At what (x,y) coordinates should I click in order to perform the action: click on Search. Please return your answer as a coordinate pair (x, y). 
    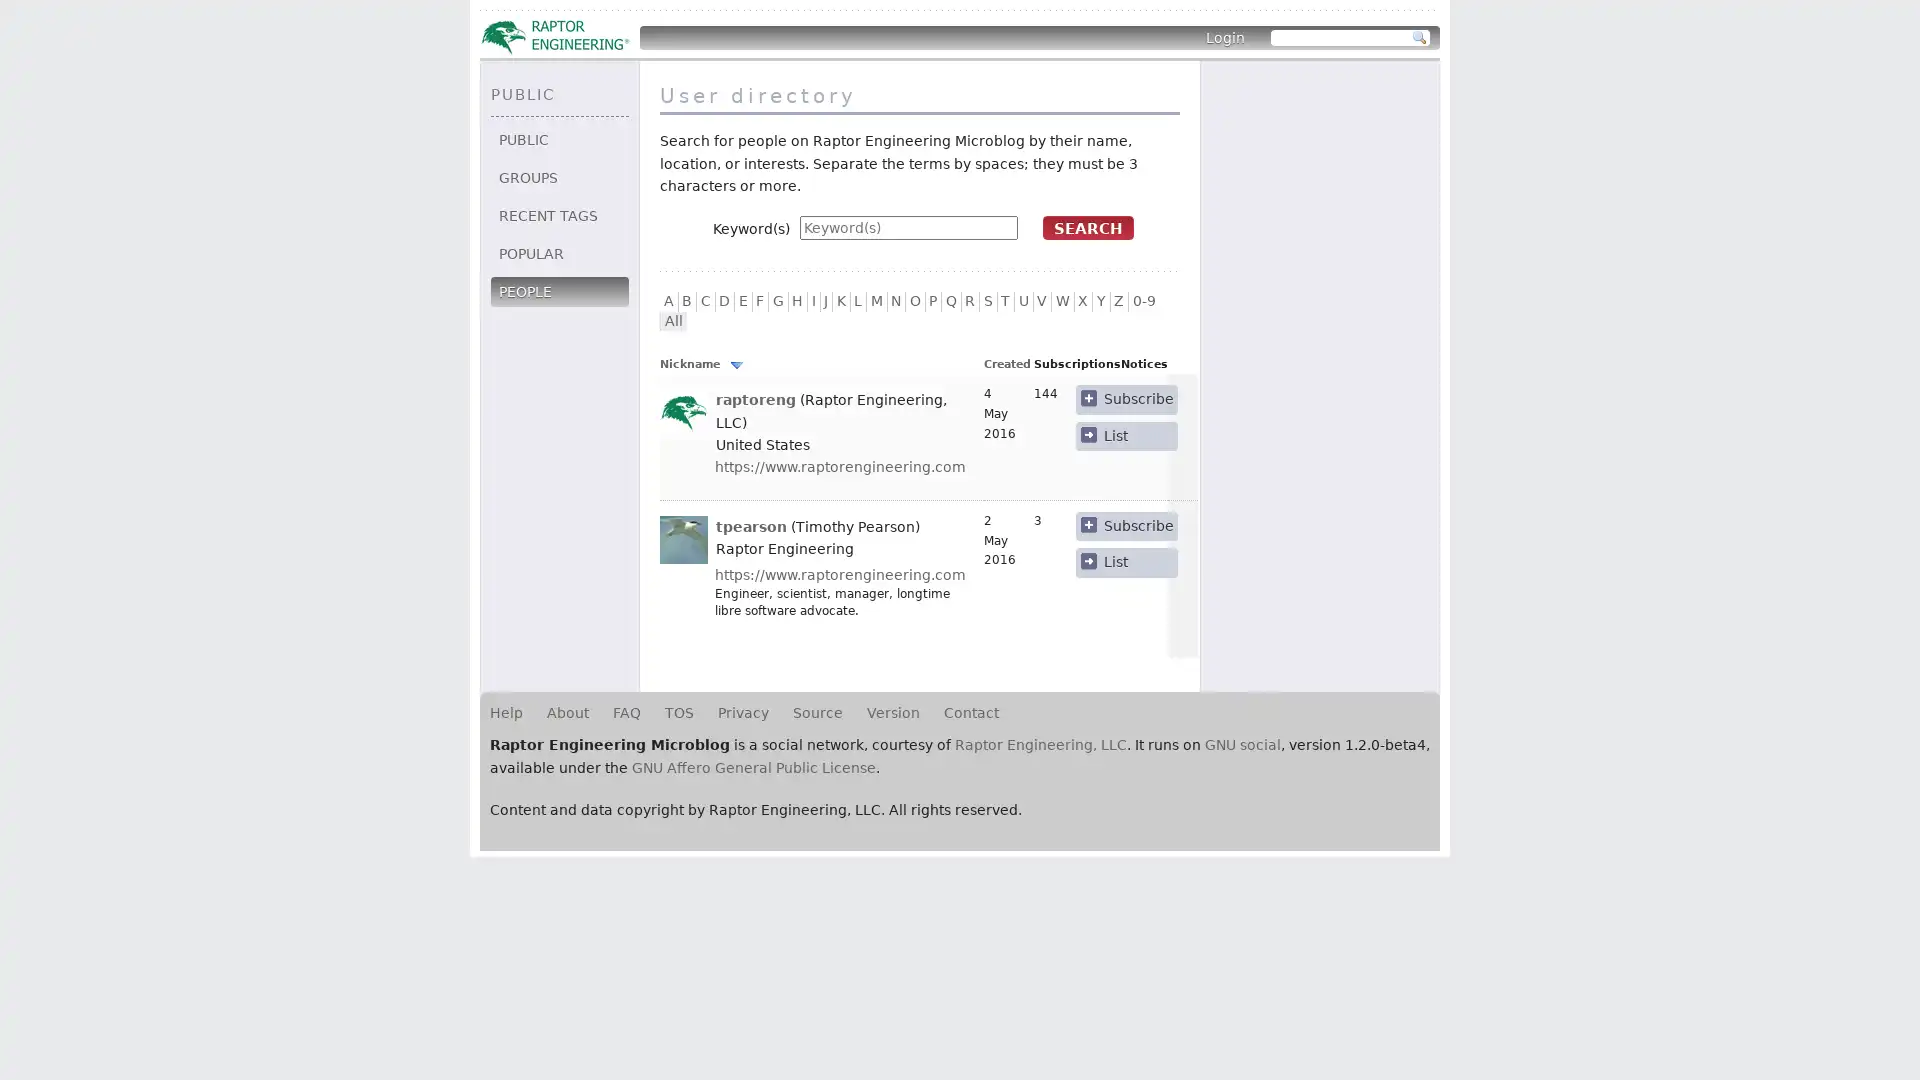
    Looking at the image, I should click on (1087, 226).